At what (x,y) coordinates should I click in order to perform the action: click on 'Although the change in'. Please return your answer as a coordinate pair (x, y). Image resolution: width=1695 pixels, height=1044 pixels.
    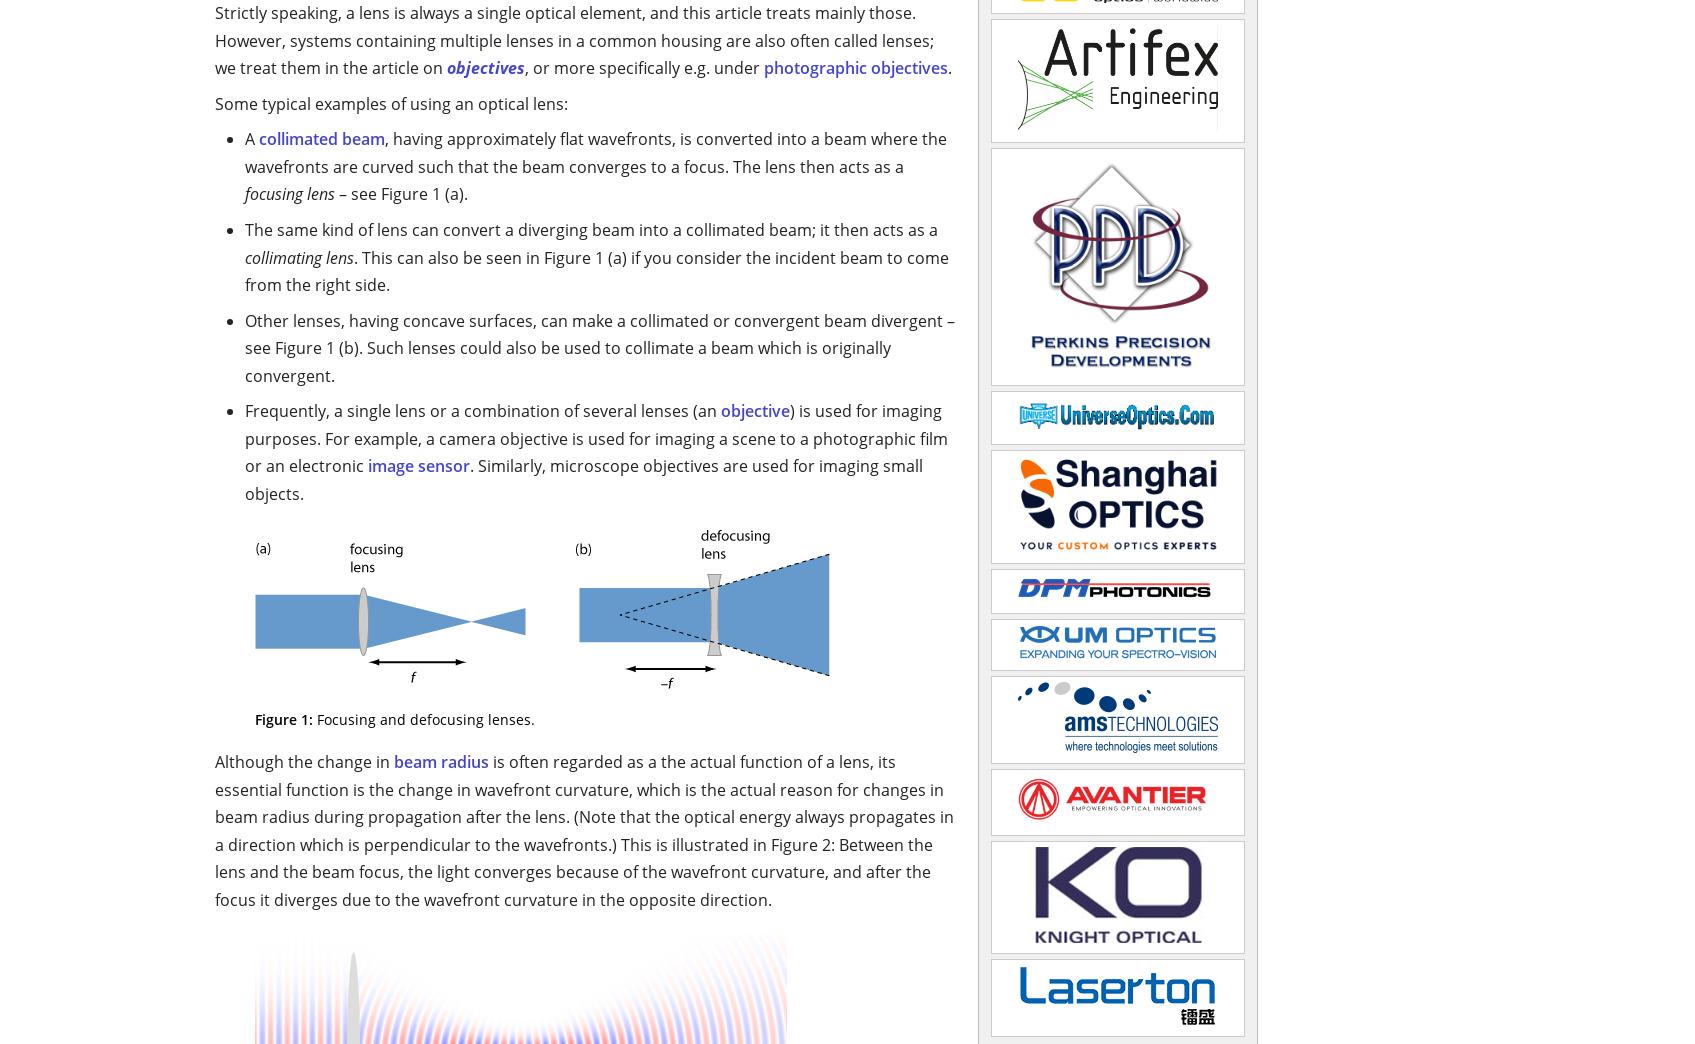
    Looking at the image, I should click on (304, 762).